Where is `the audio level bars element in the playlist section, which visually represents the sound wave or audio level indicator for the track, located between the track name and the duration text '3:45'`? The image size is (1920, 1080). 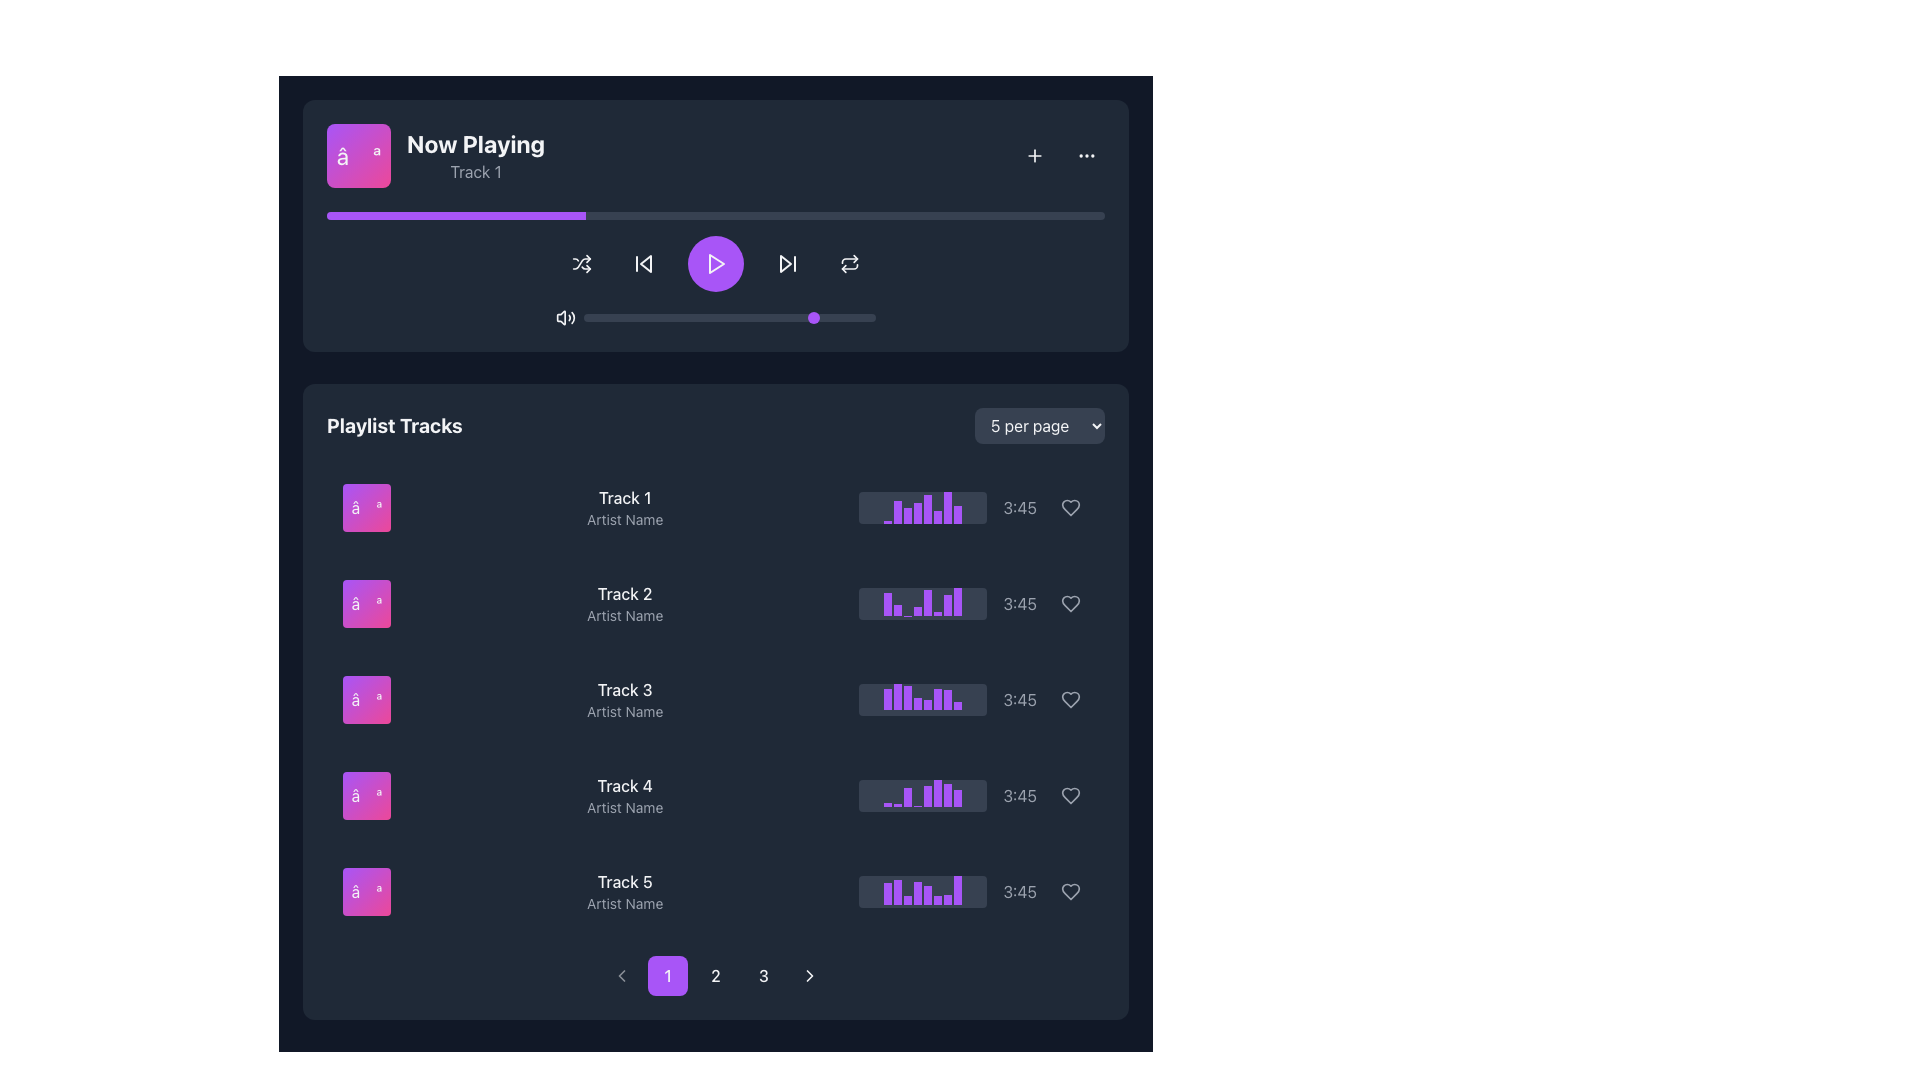
the audio level bars element in the playlist section, which visually represents the sound wave or audio level indicator for the track, located between the track name and the duration text '3:45' is located at coordinates (922, 507).